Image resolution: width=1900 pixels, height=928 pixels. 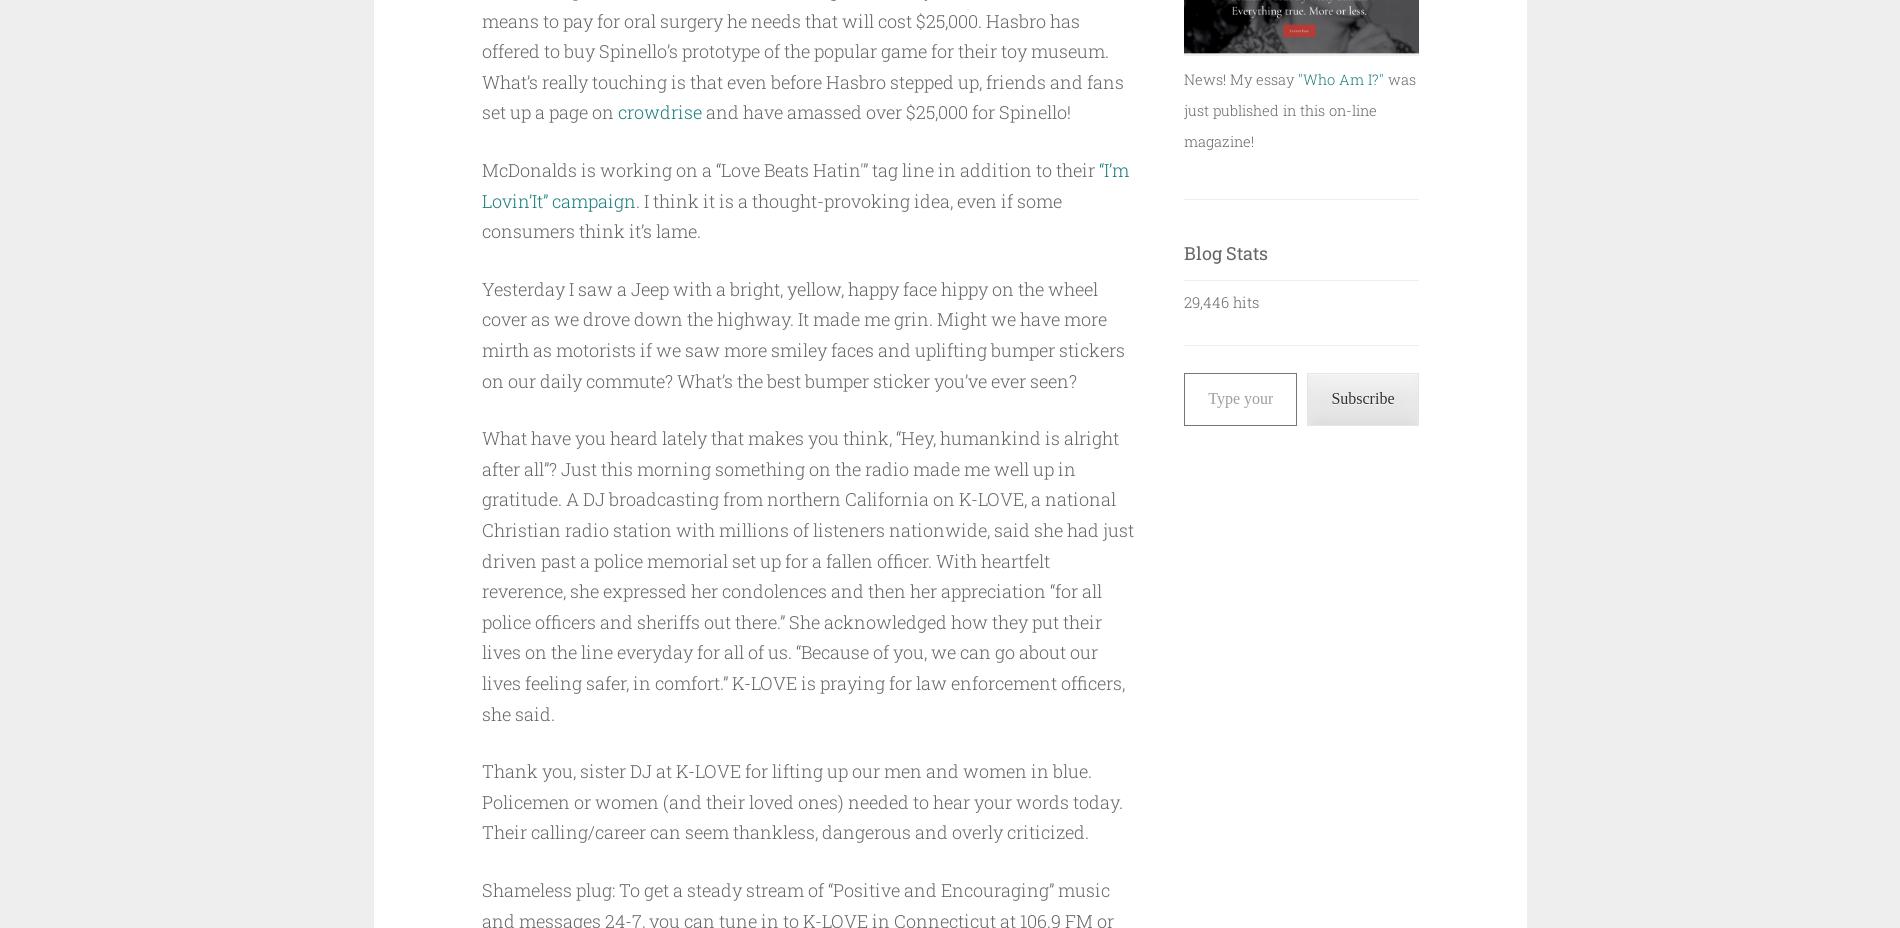 I want to click on 'Subscribe', so click(x=1361, y=398).